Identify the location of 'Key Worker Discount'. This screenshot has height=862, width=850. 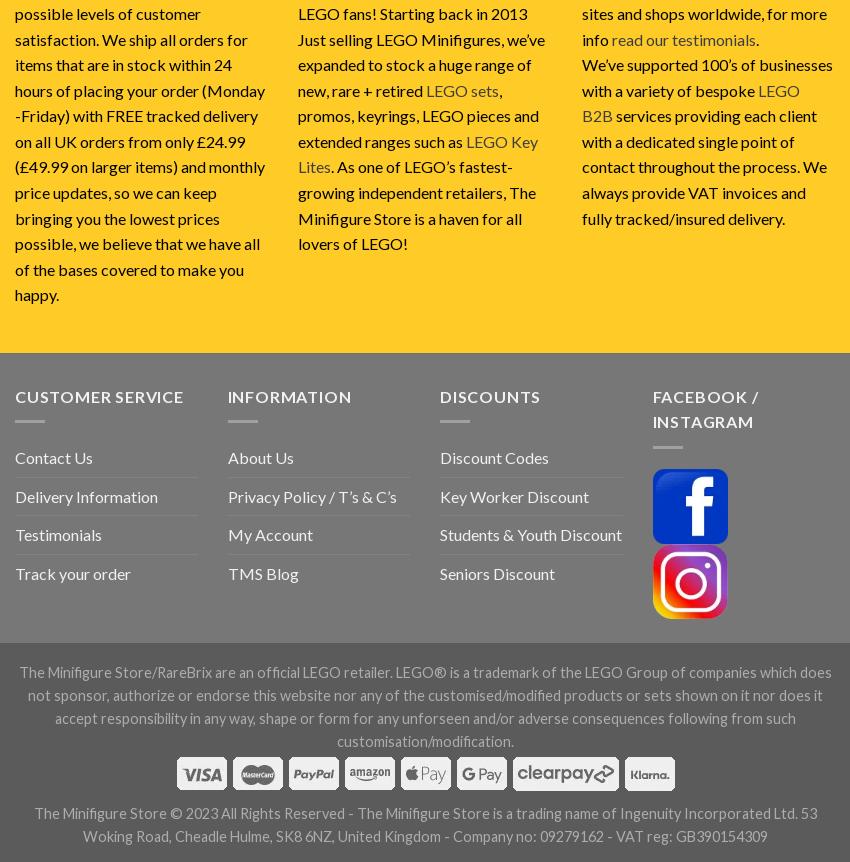
(513, 495).